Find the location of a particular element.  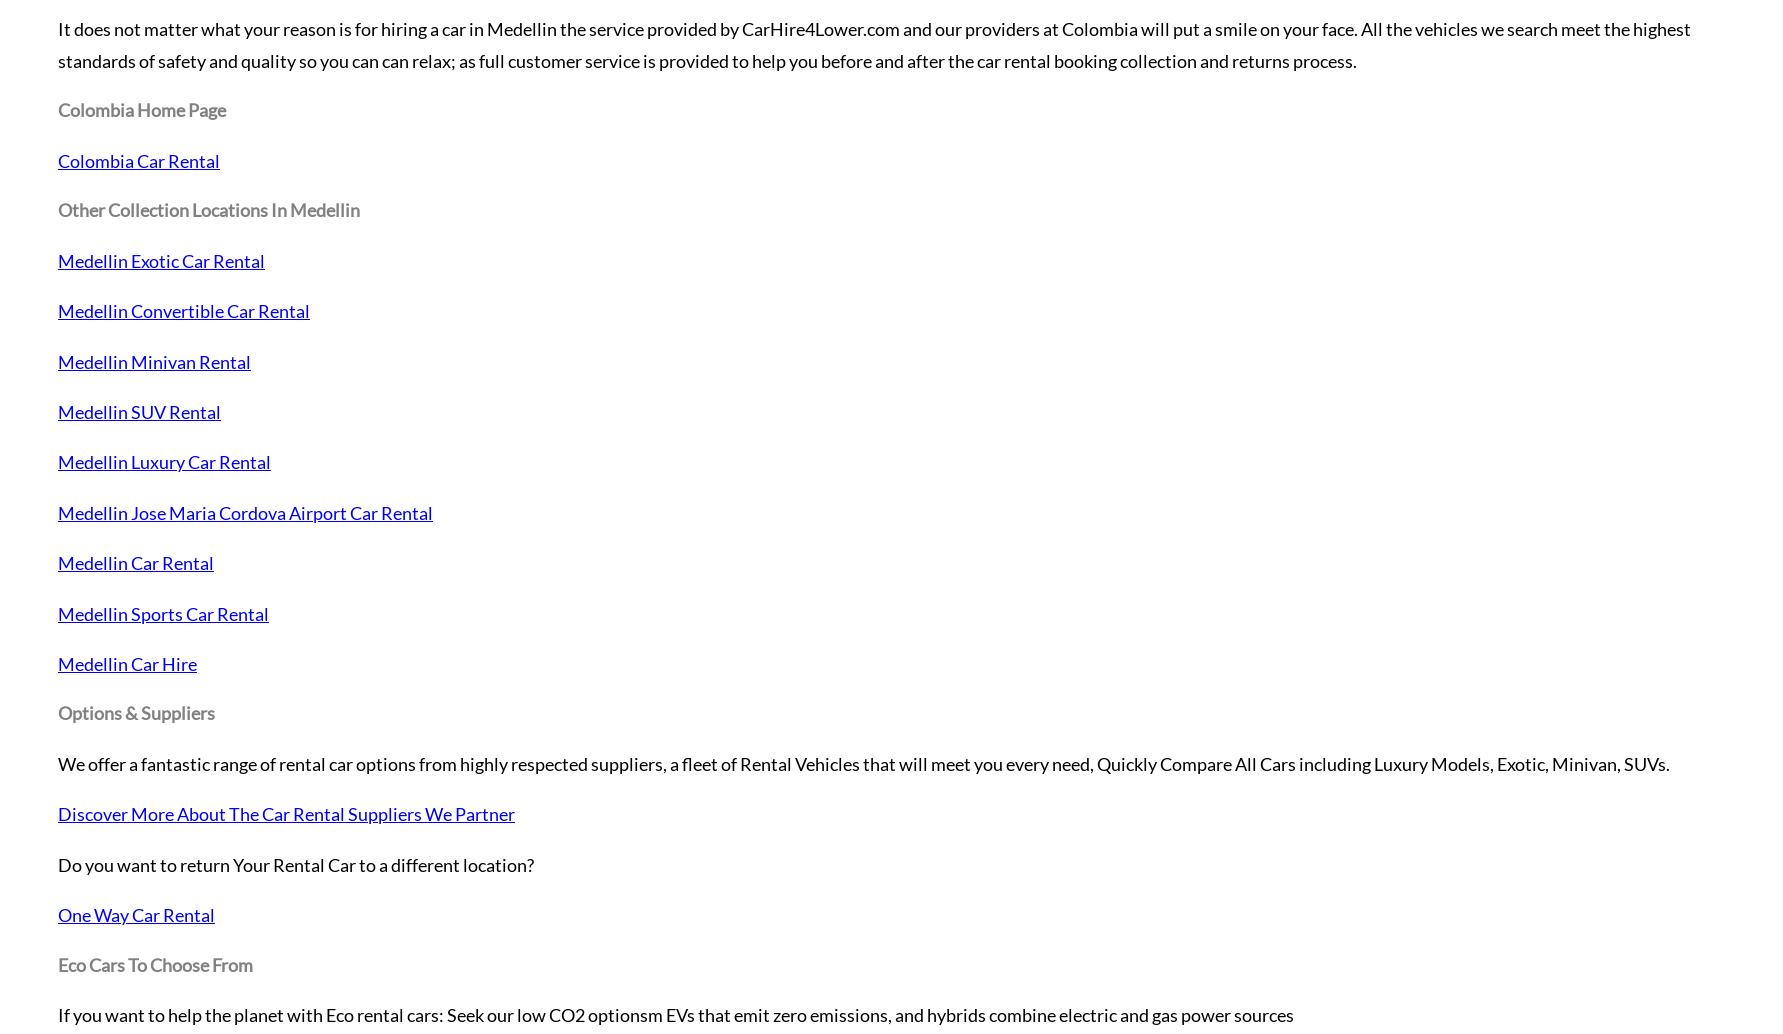

'Medellin Luxury Car Rental' is located at coordinates (163, 460).